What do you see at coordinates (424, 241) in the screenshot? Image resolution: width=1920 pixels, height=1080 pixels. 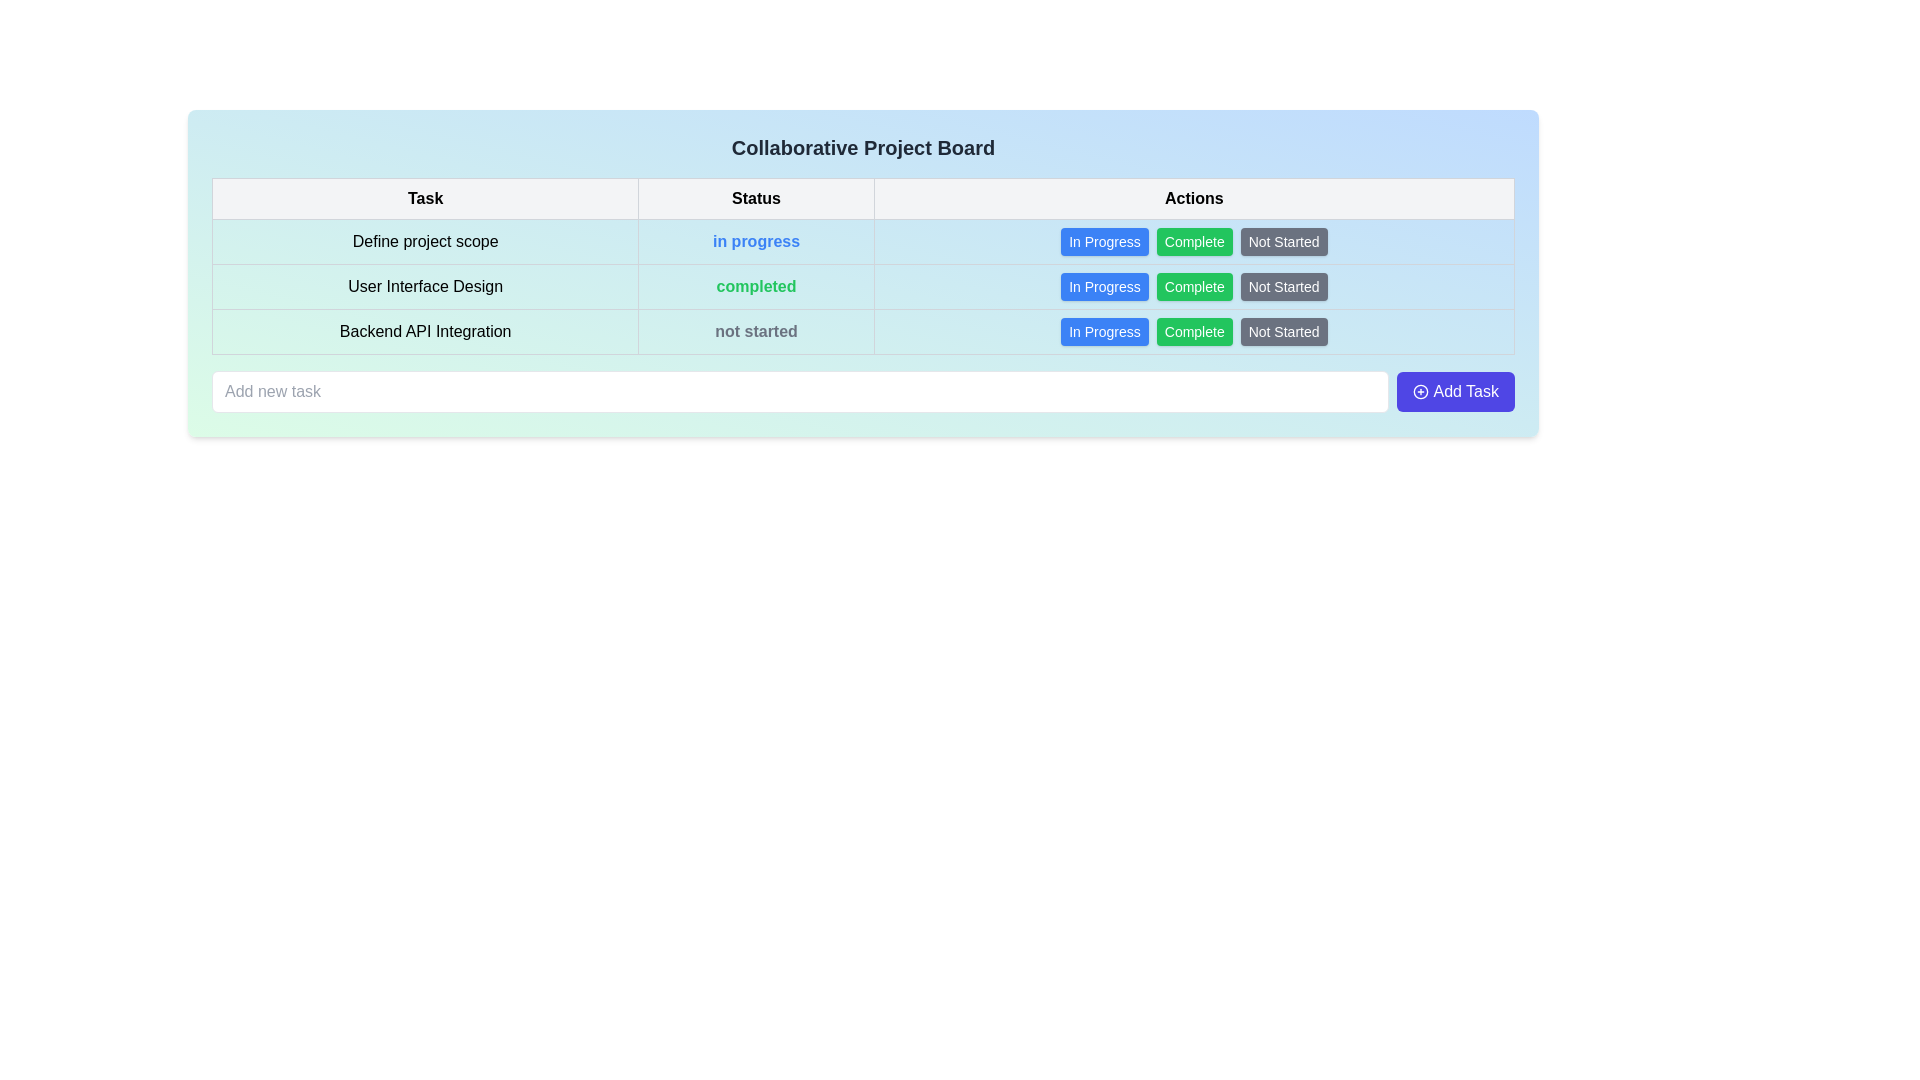 I see `text label displaying 'Define project scope' located in the first row under the 'Task' column of the 'Collaborative Project Board' table` at bounding box center [424, 241].